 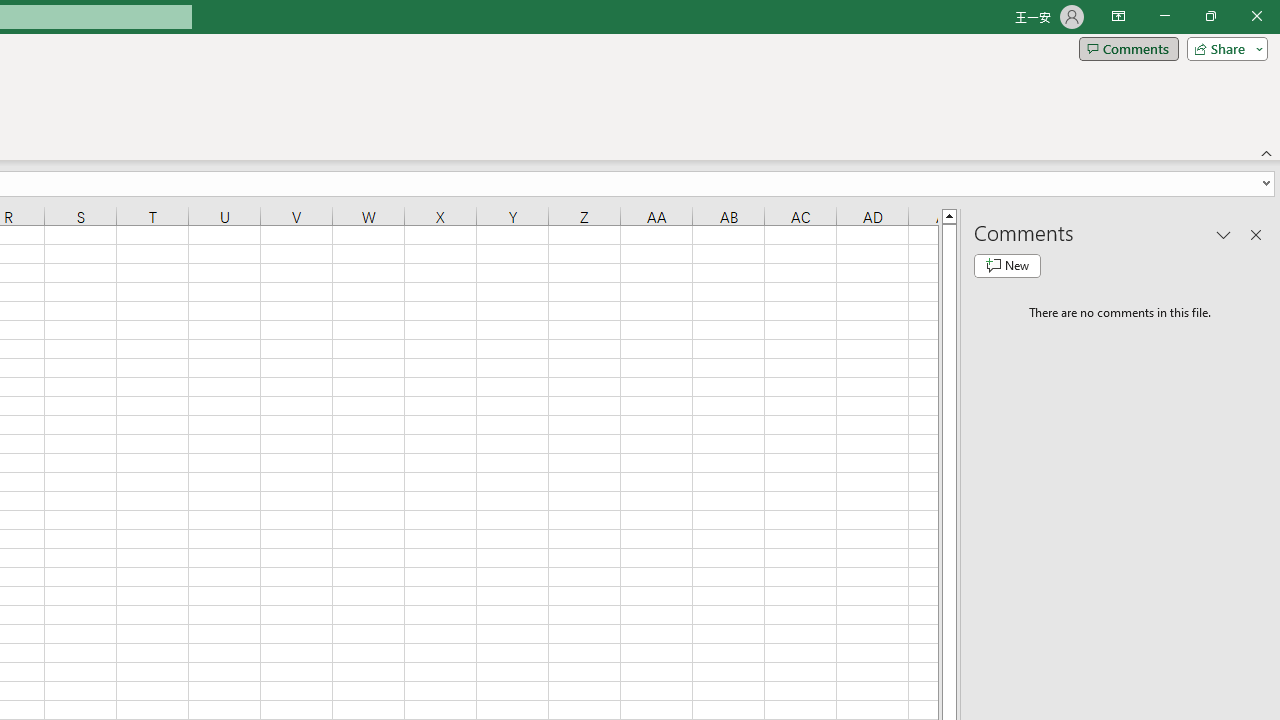 What do you see at coordinates (1209, 16) in the screenshot?
I see `'Restore Down'` at bounding box center [1209, 16].